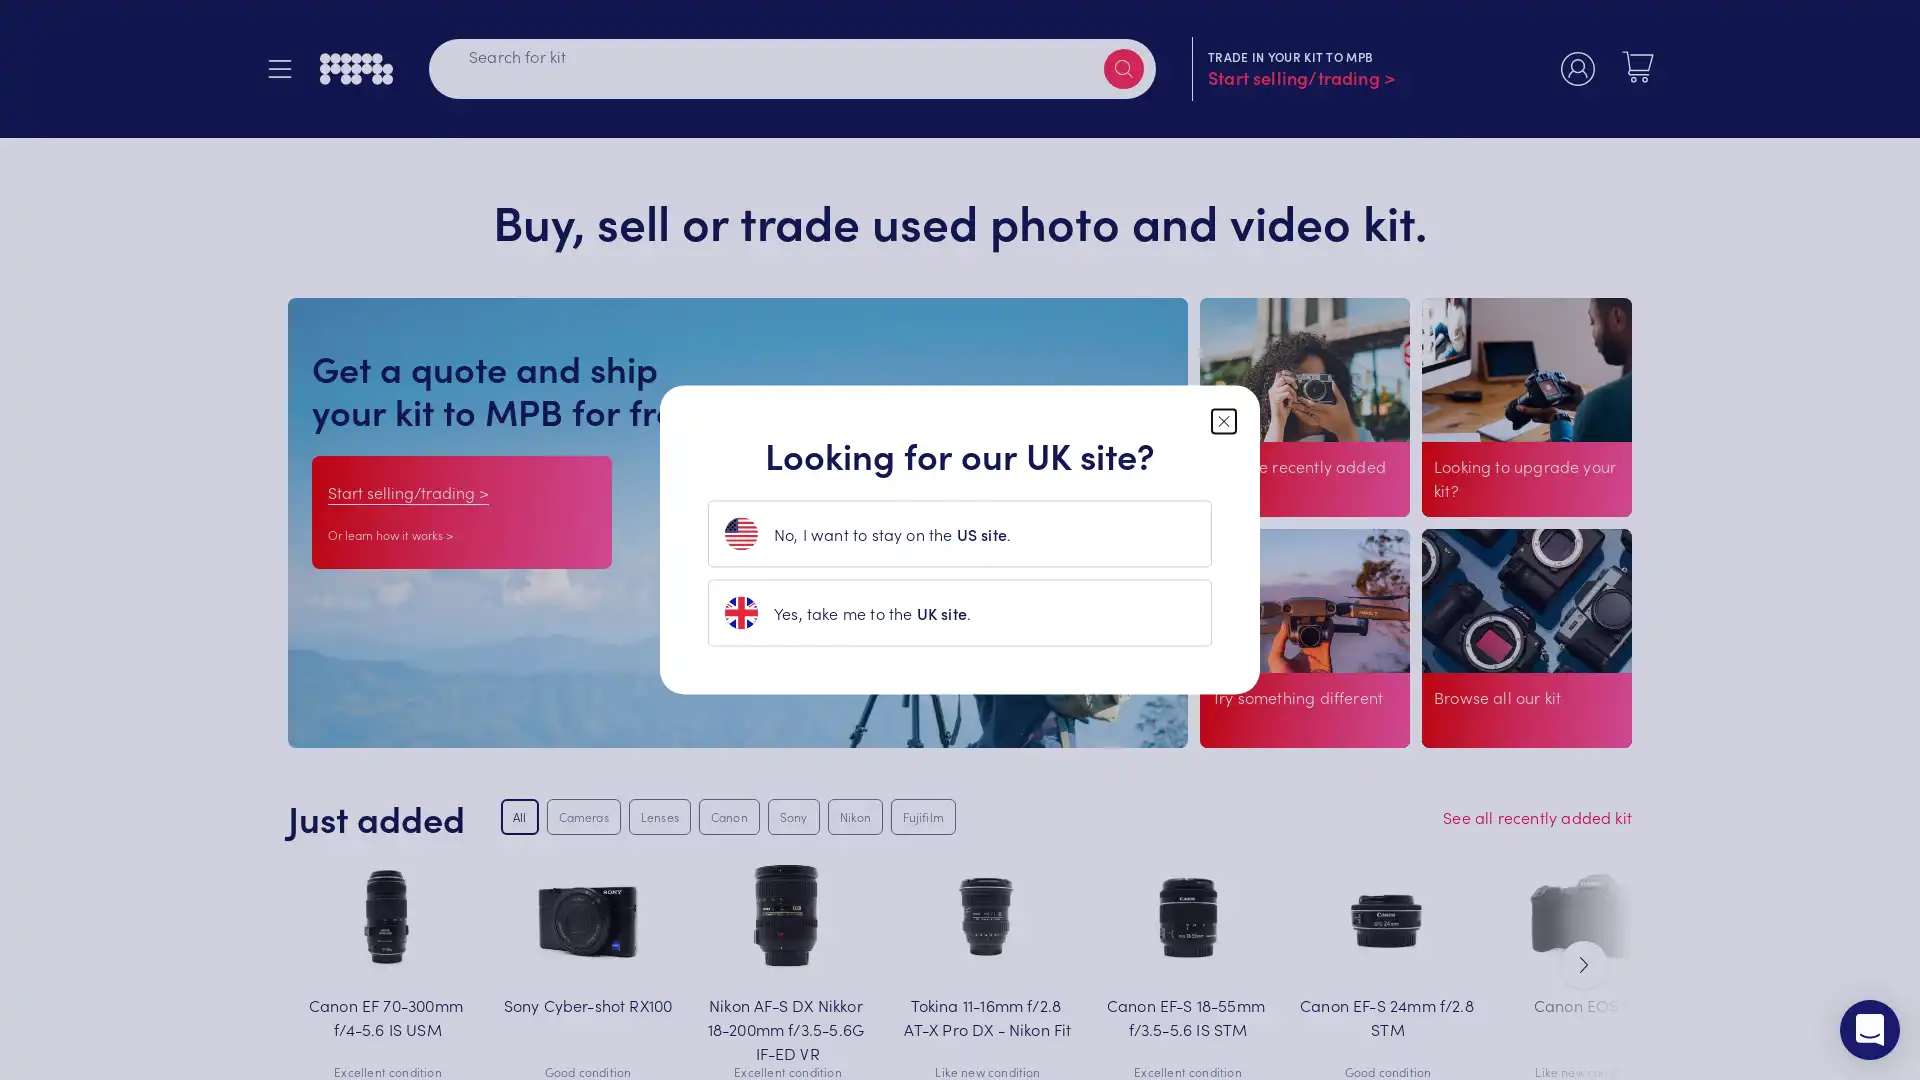  I want to click on View kit guides, so click(1268, 726).